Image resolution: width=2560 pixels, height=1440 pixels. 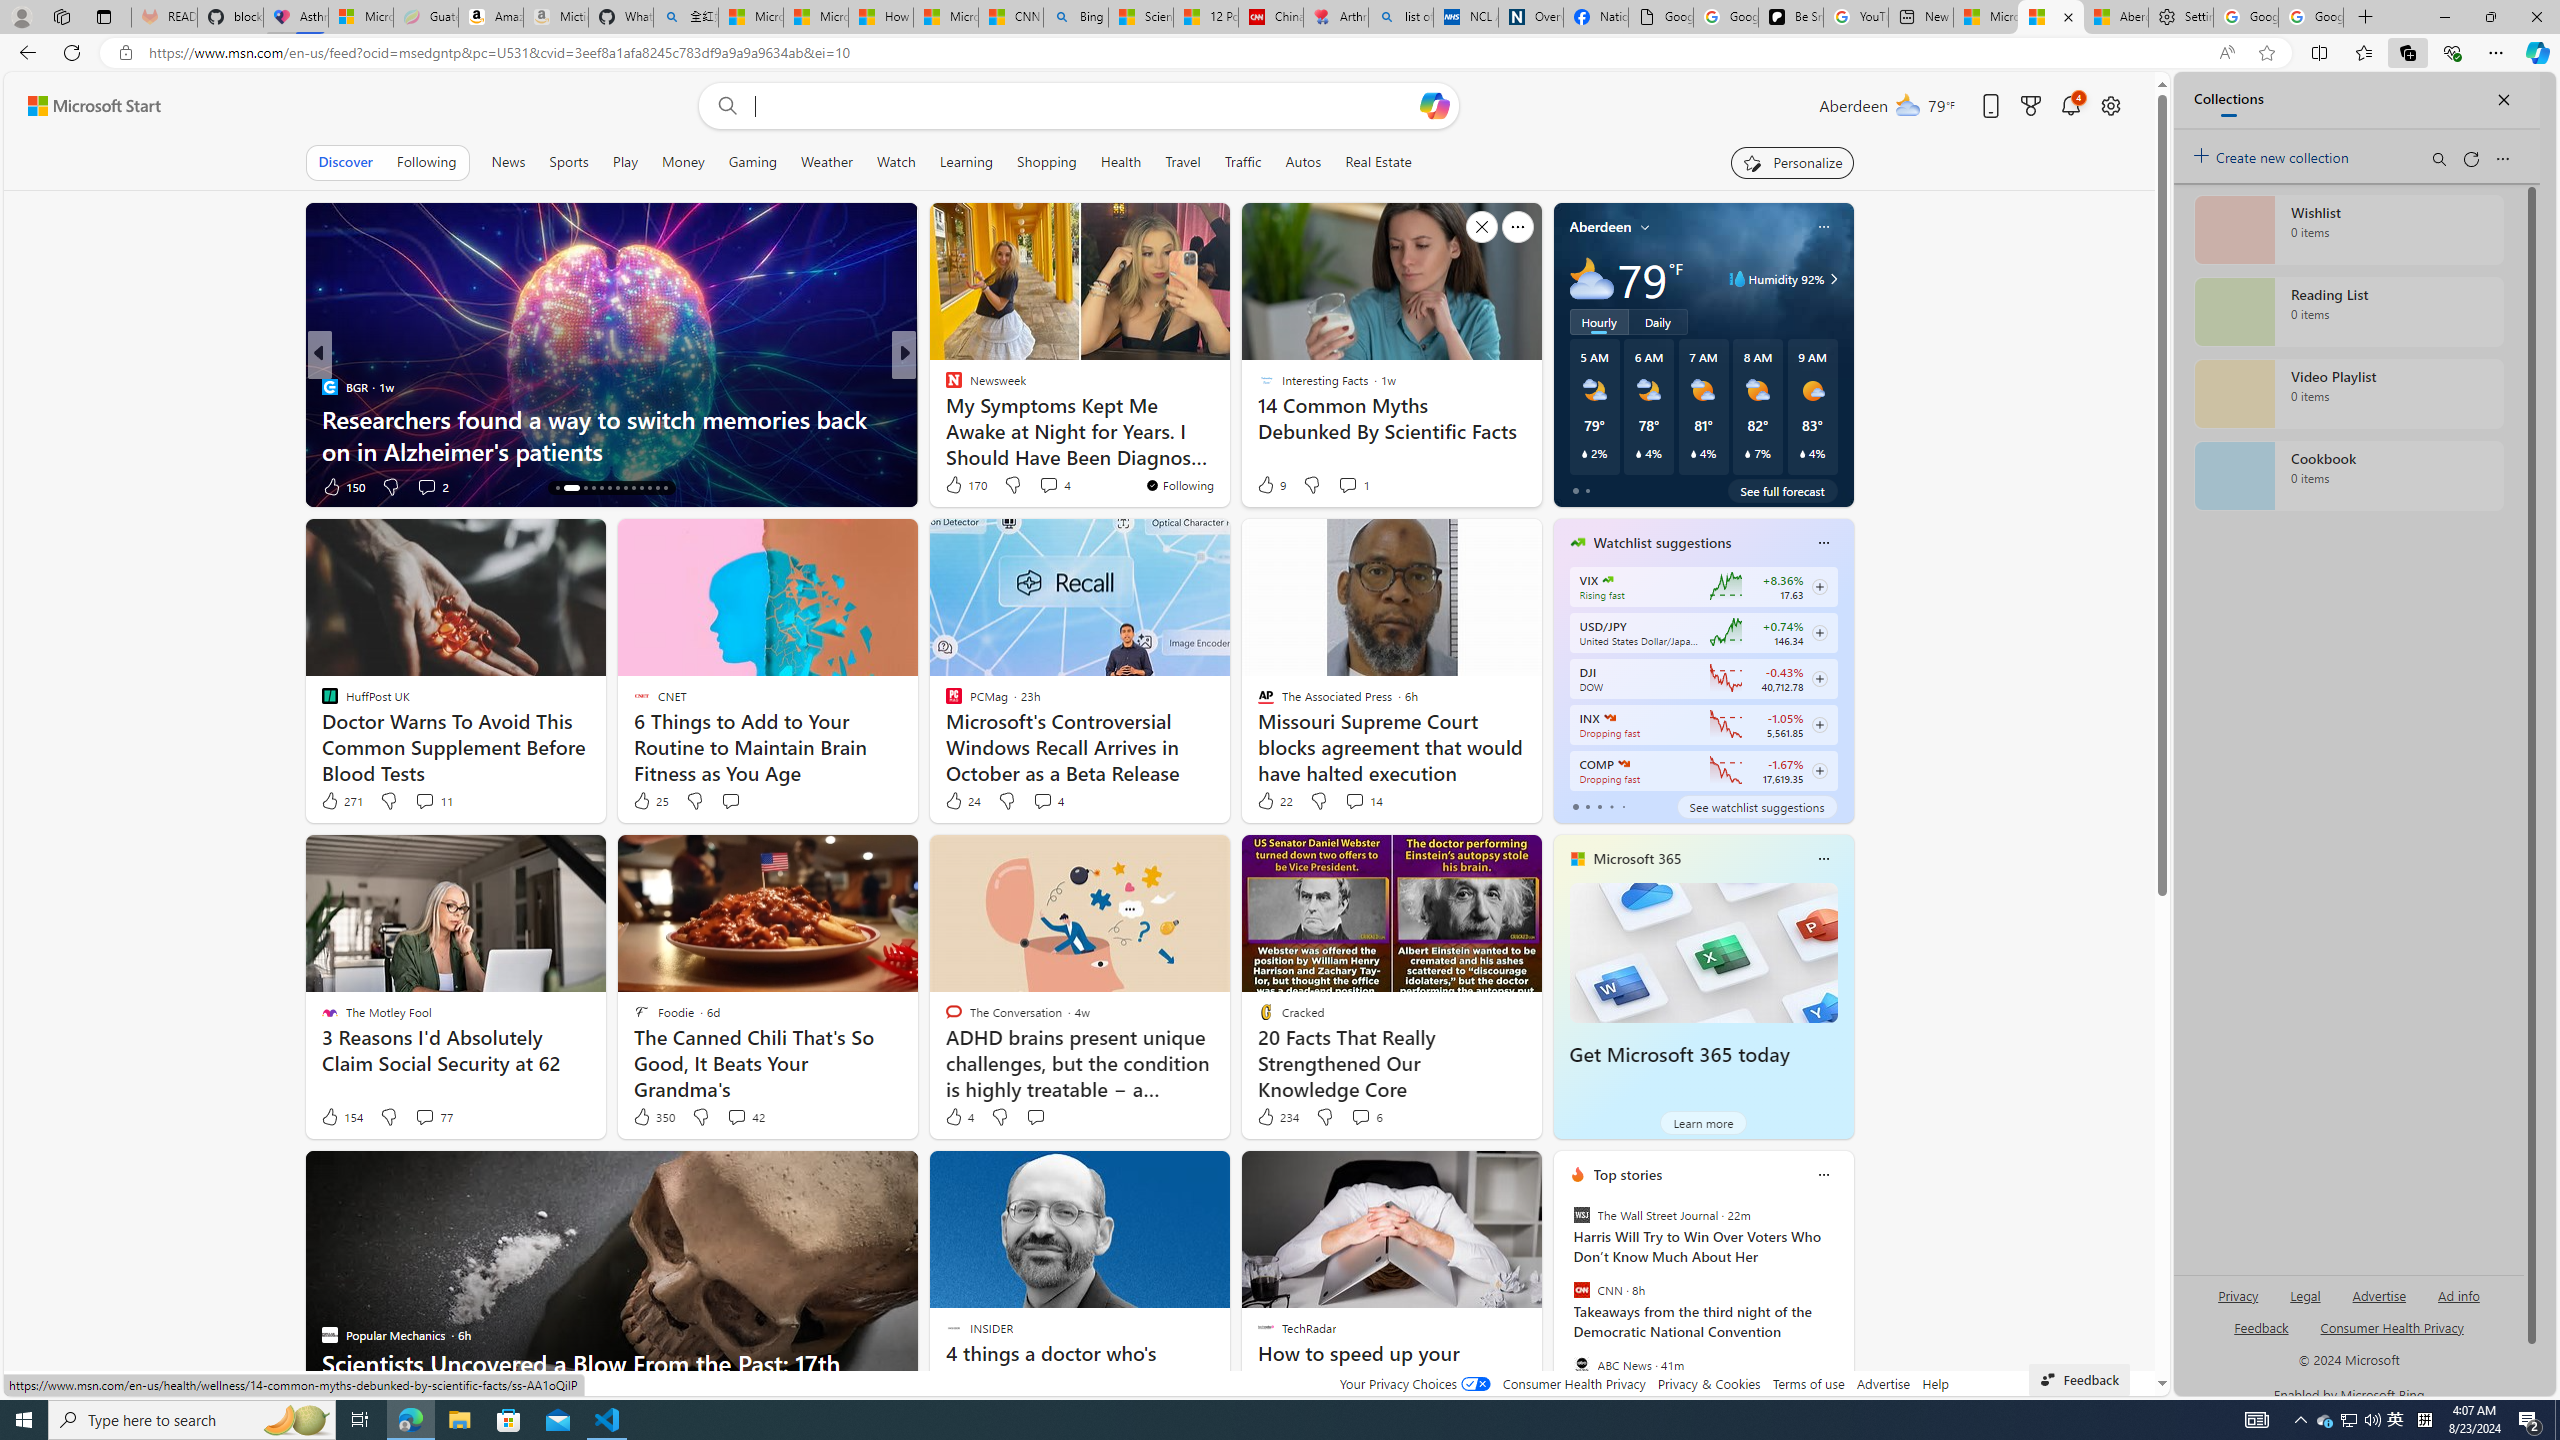 I want to click on 'View comments 4 Comment', so click(x=1047, y=800).